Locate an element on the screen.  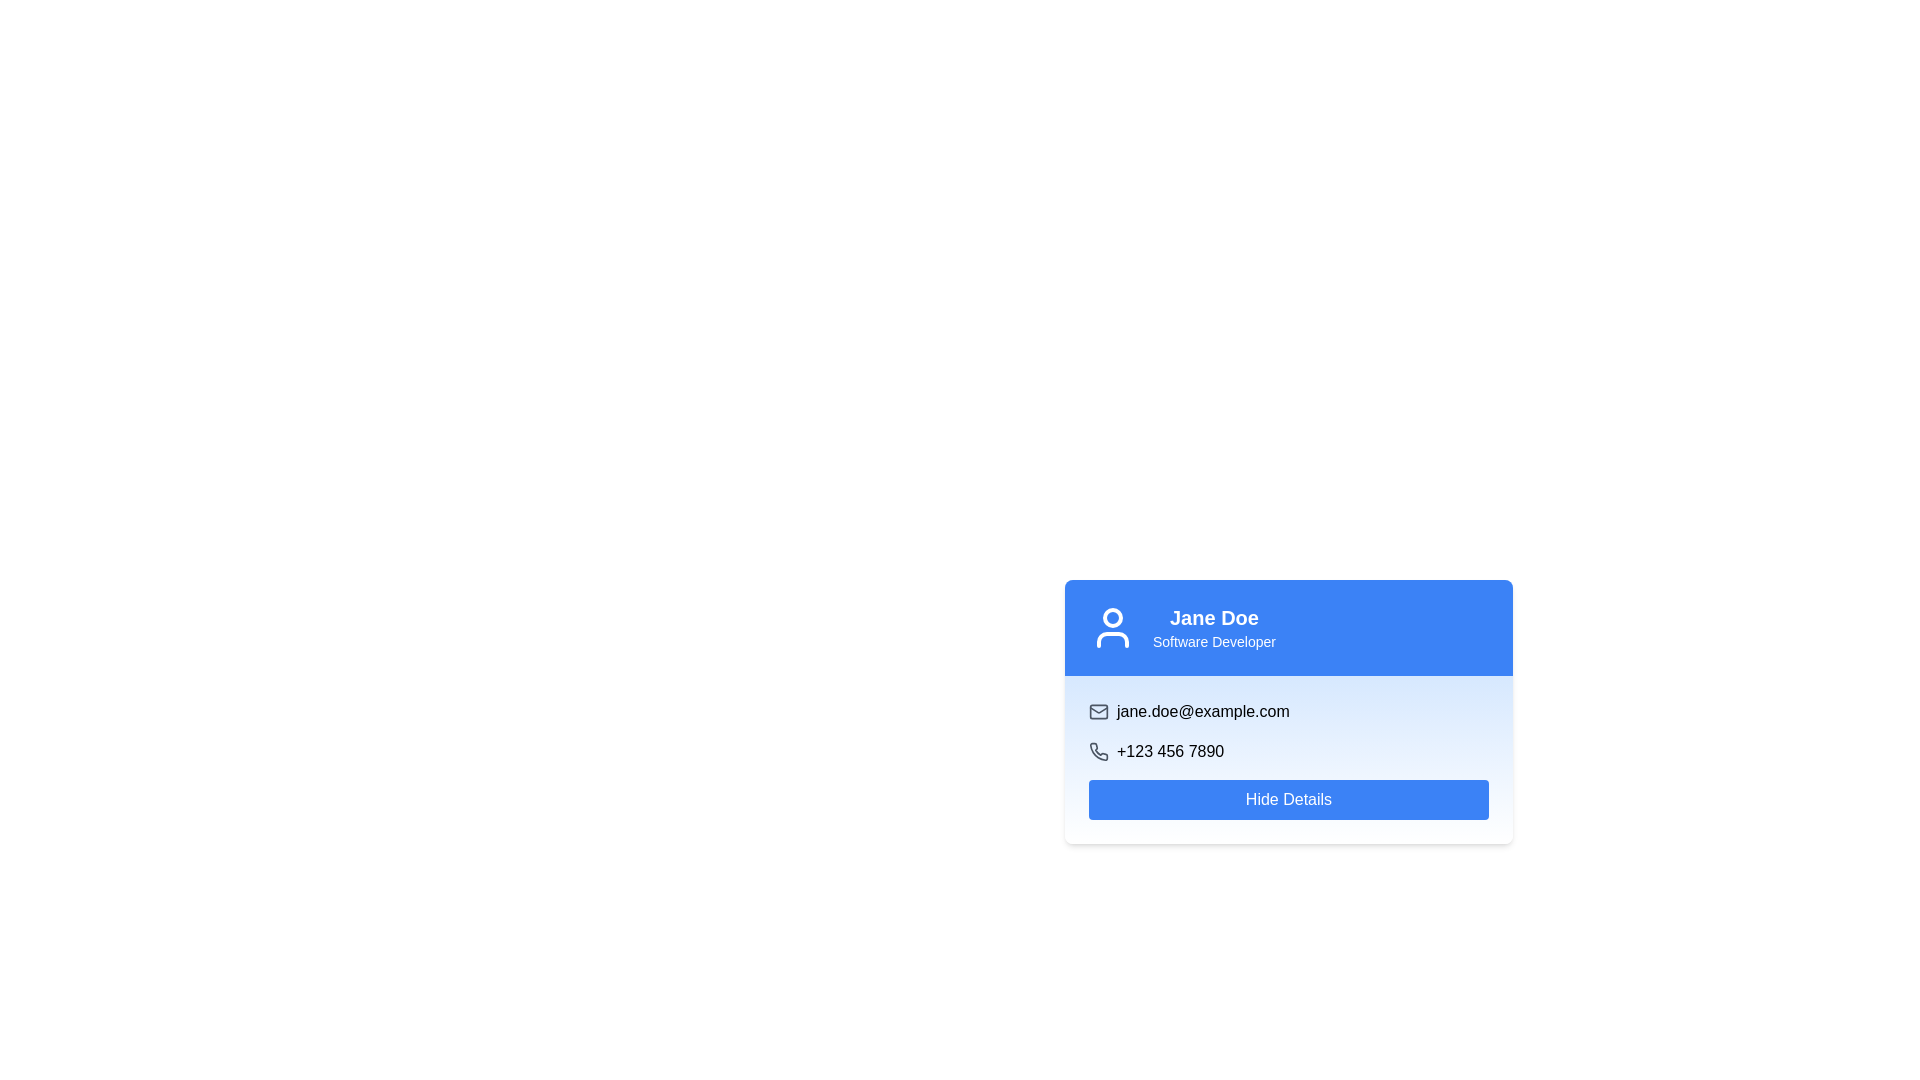
the text label displaying 'Jane Doe' and 'Software Developer' which is centered in a blue background area, located to the right of a user figure icon is located at coordinates (1213, 627).